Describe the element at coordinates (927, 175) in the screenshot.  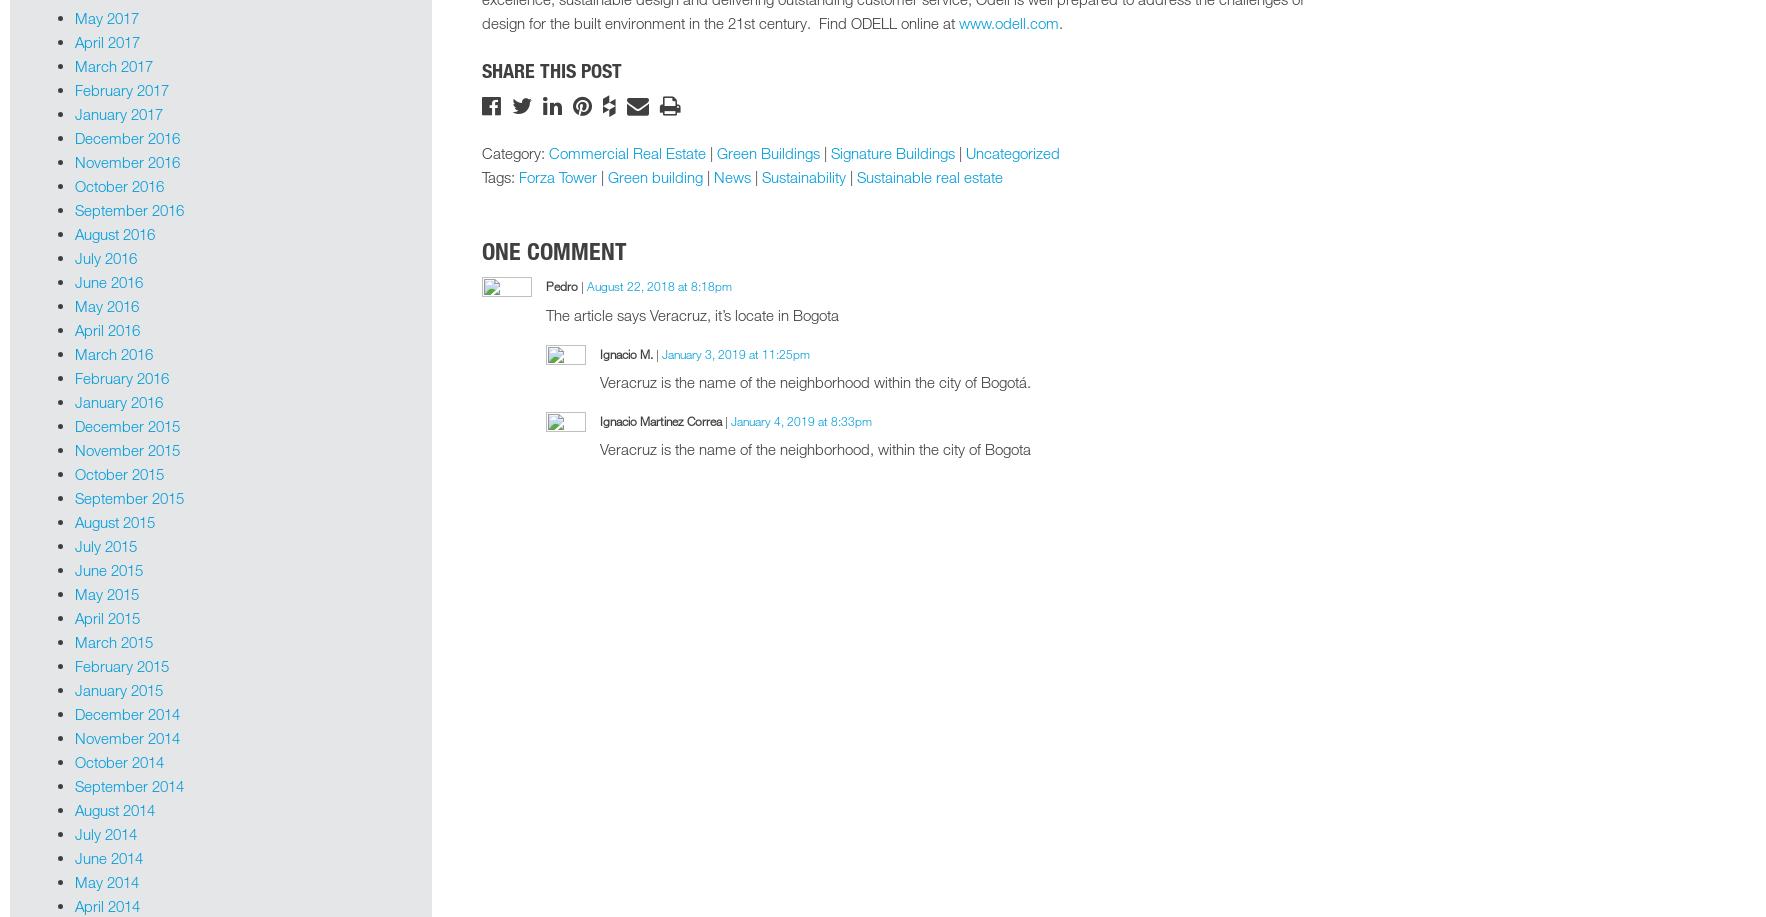
I see `'Sustainable real estate'` at that location.